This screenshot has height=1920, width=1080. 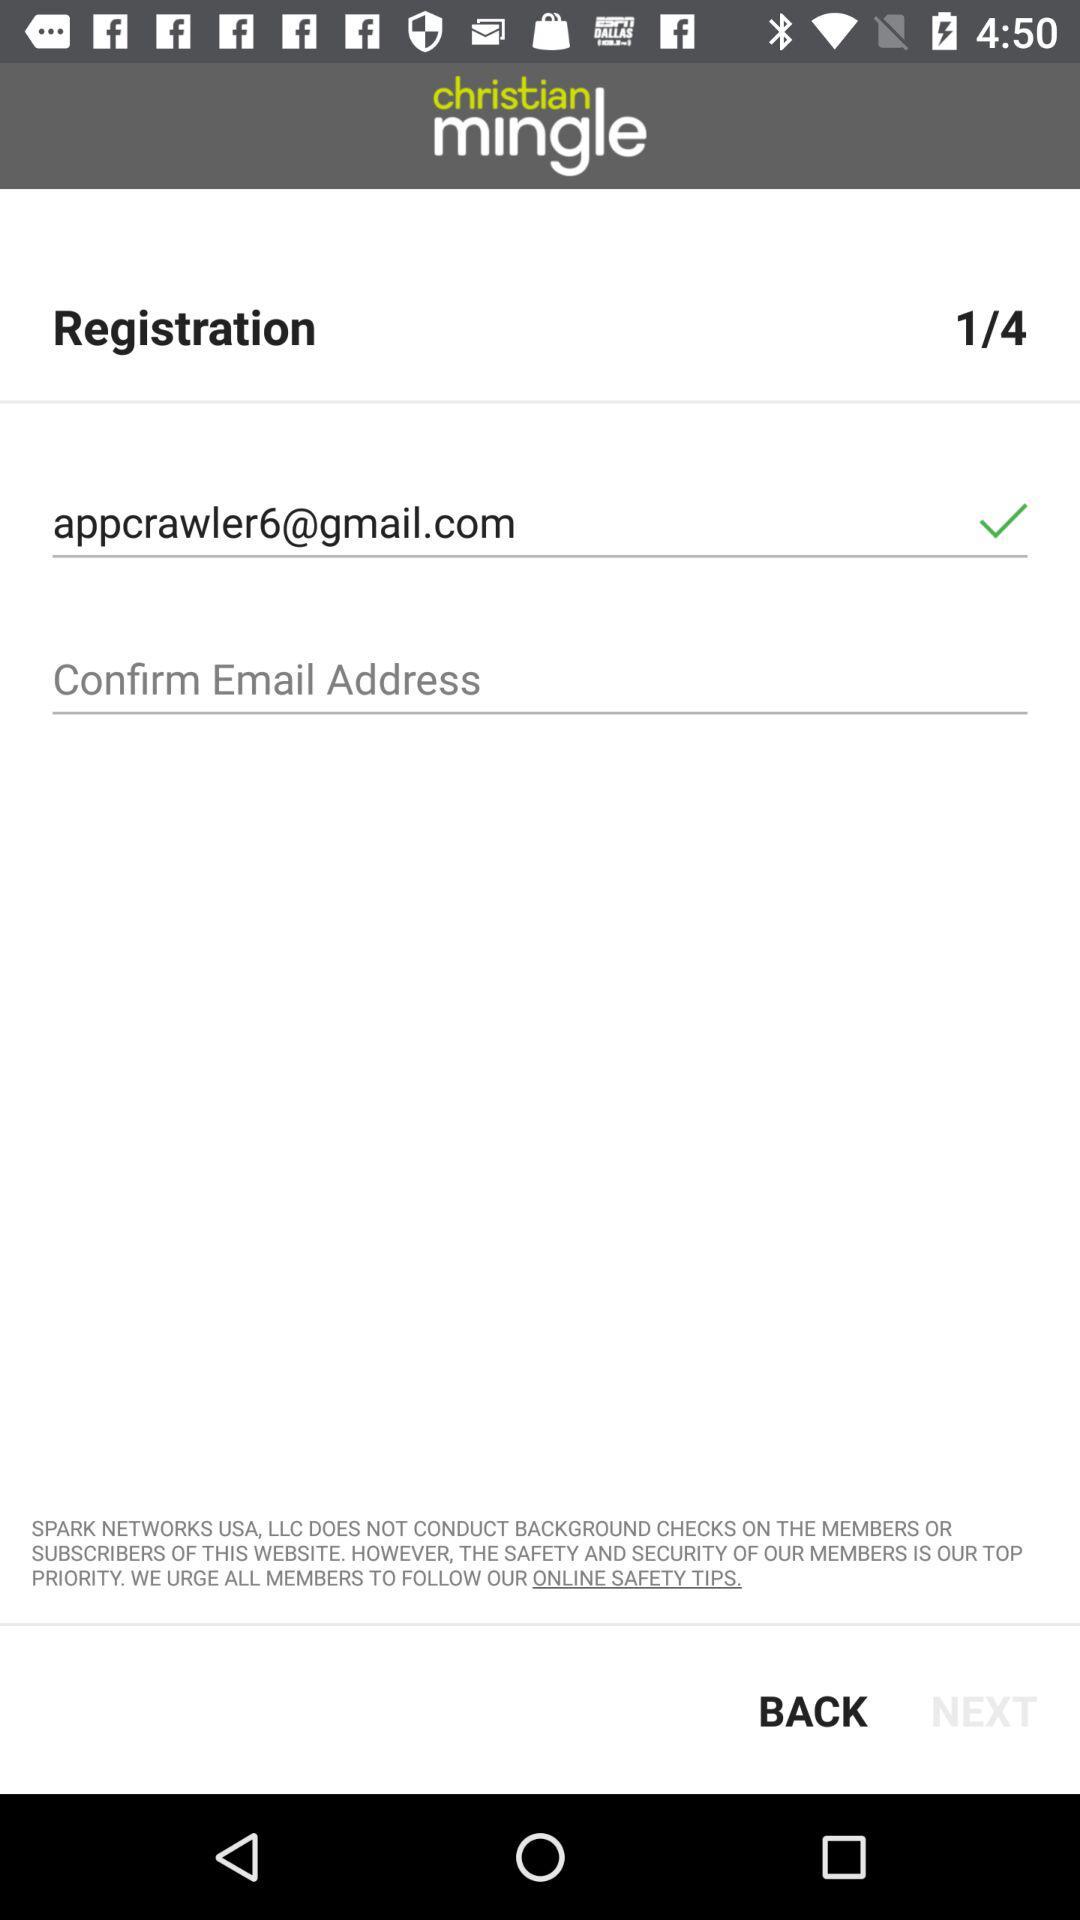 What do you see at coordinates (540, 679) in the screenshot?
I see `confrim email address text box` at bounding box center [540, 679].